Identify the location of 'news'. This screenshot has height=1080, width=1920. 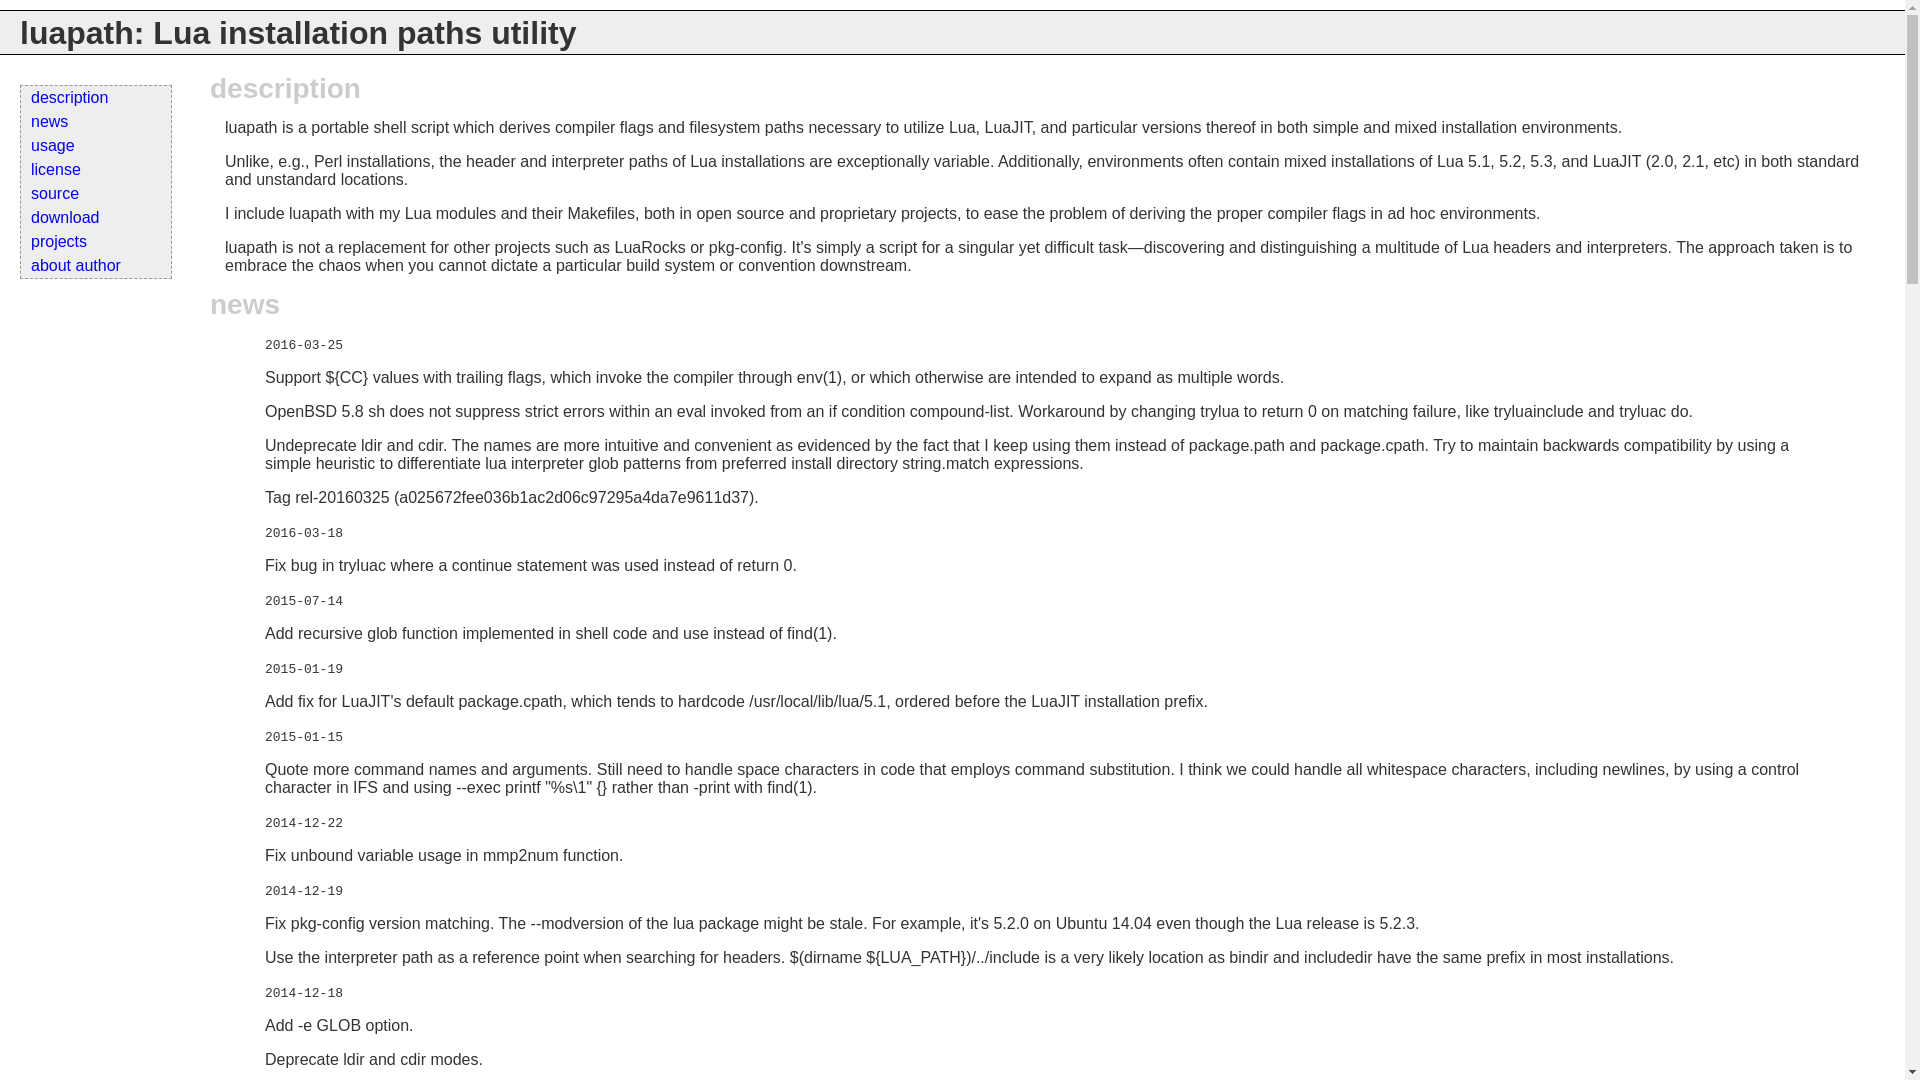
(20, 122).